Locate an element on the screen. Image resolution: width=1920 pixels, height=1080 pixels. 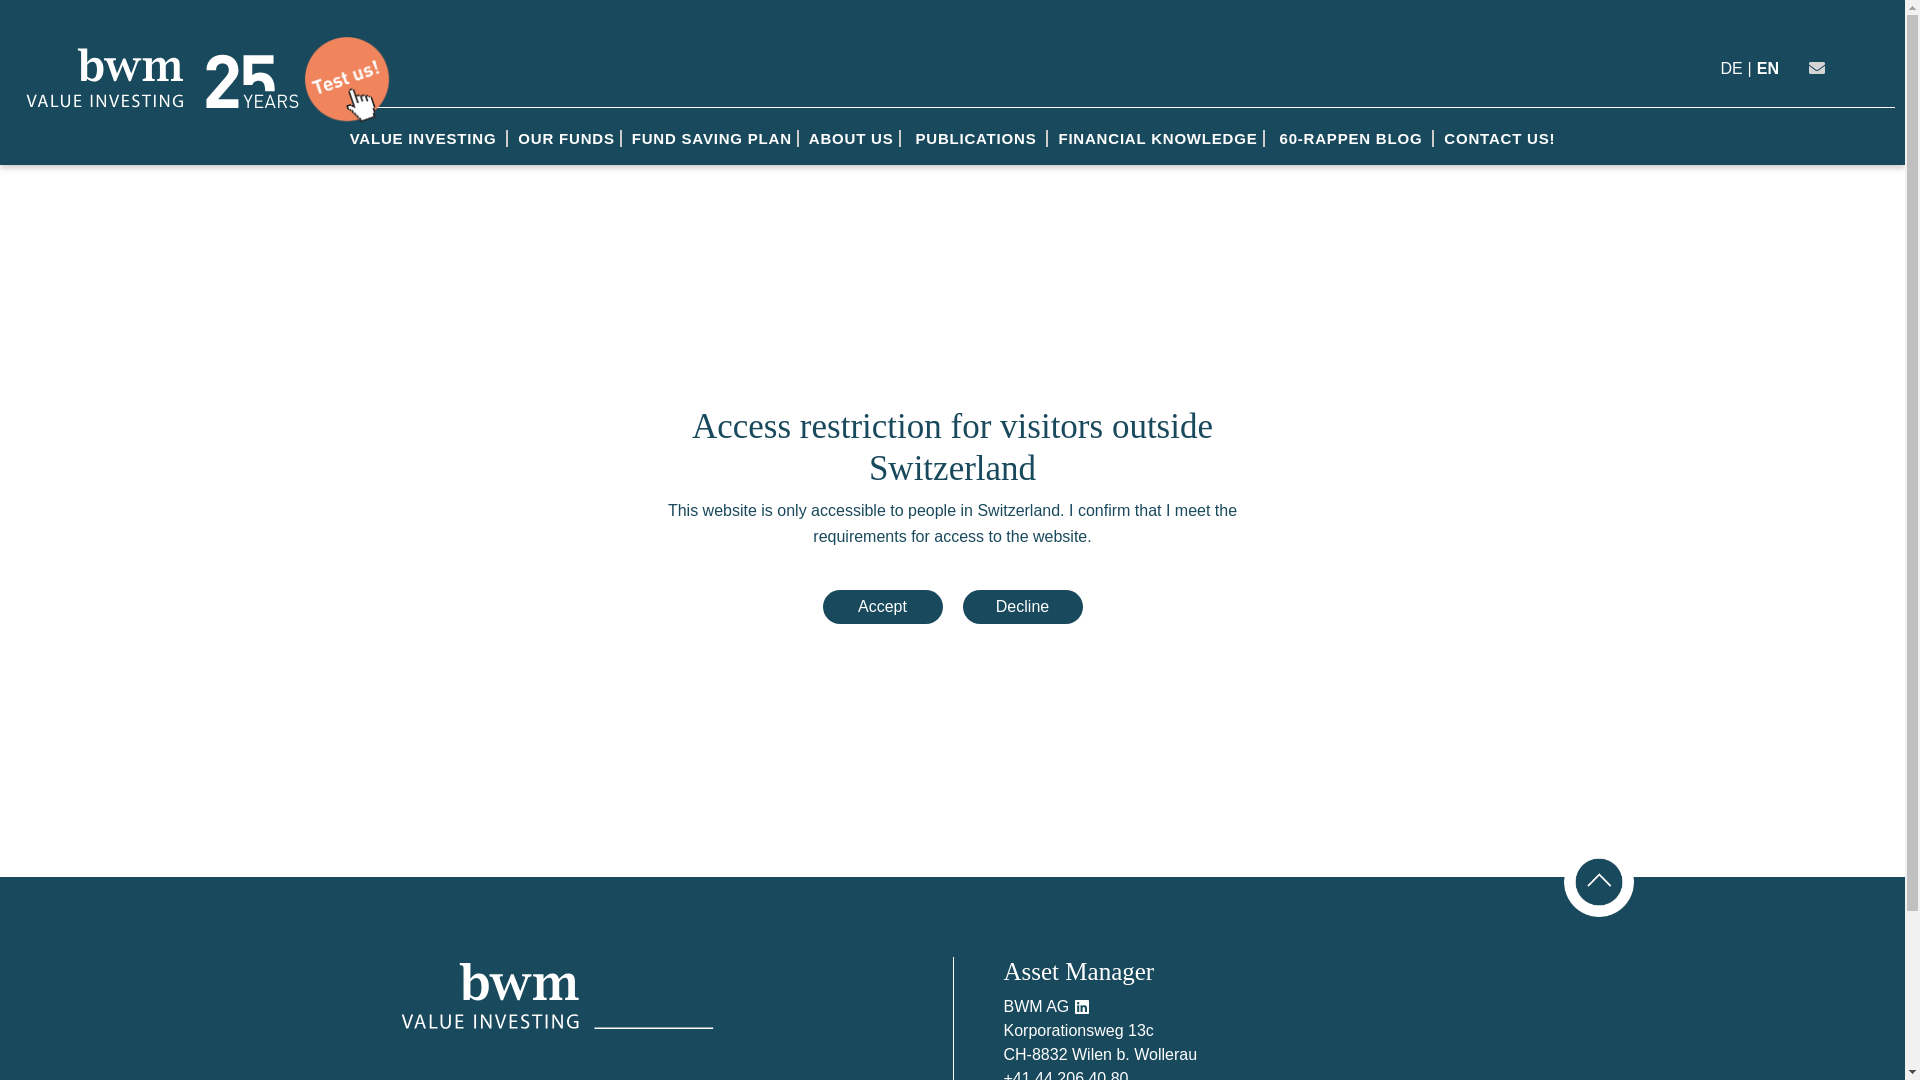
'CONTACT US!' is located at coordinates (1499, 137).